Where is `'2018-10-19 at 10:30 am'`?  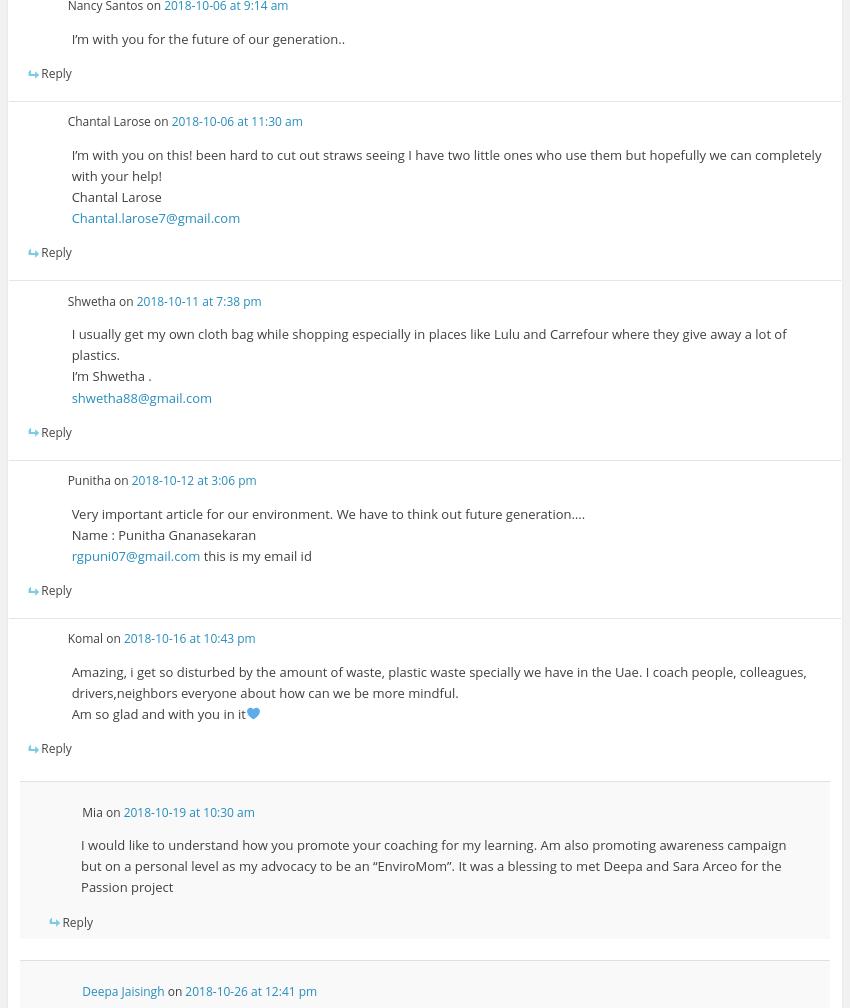 '2018-10-19 at 10:30 am' is located at coordinates (187, 811).